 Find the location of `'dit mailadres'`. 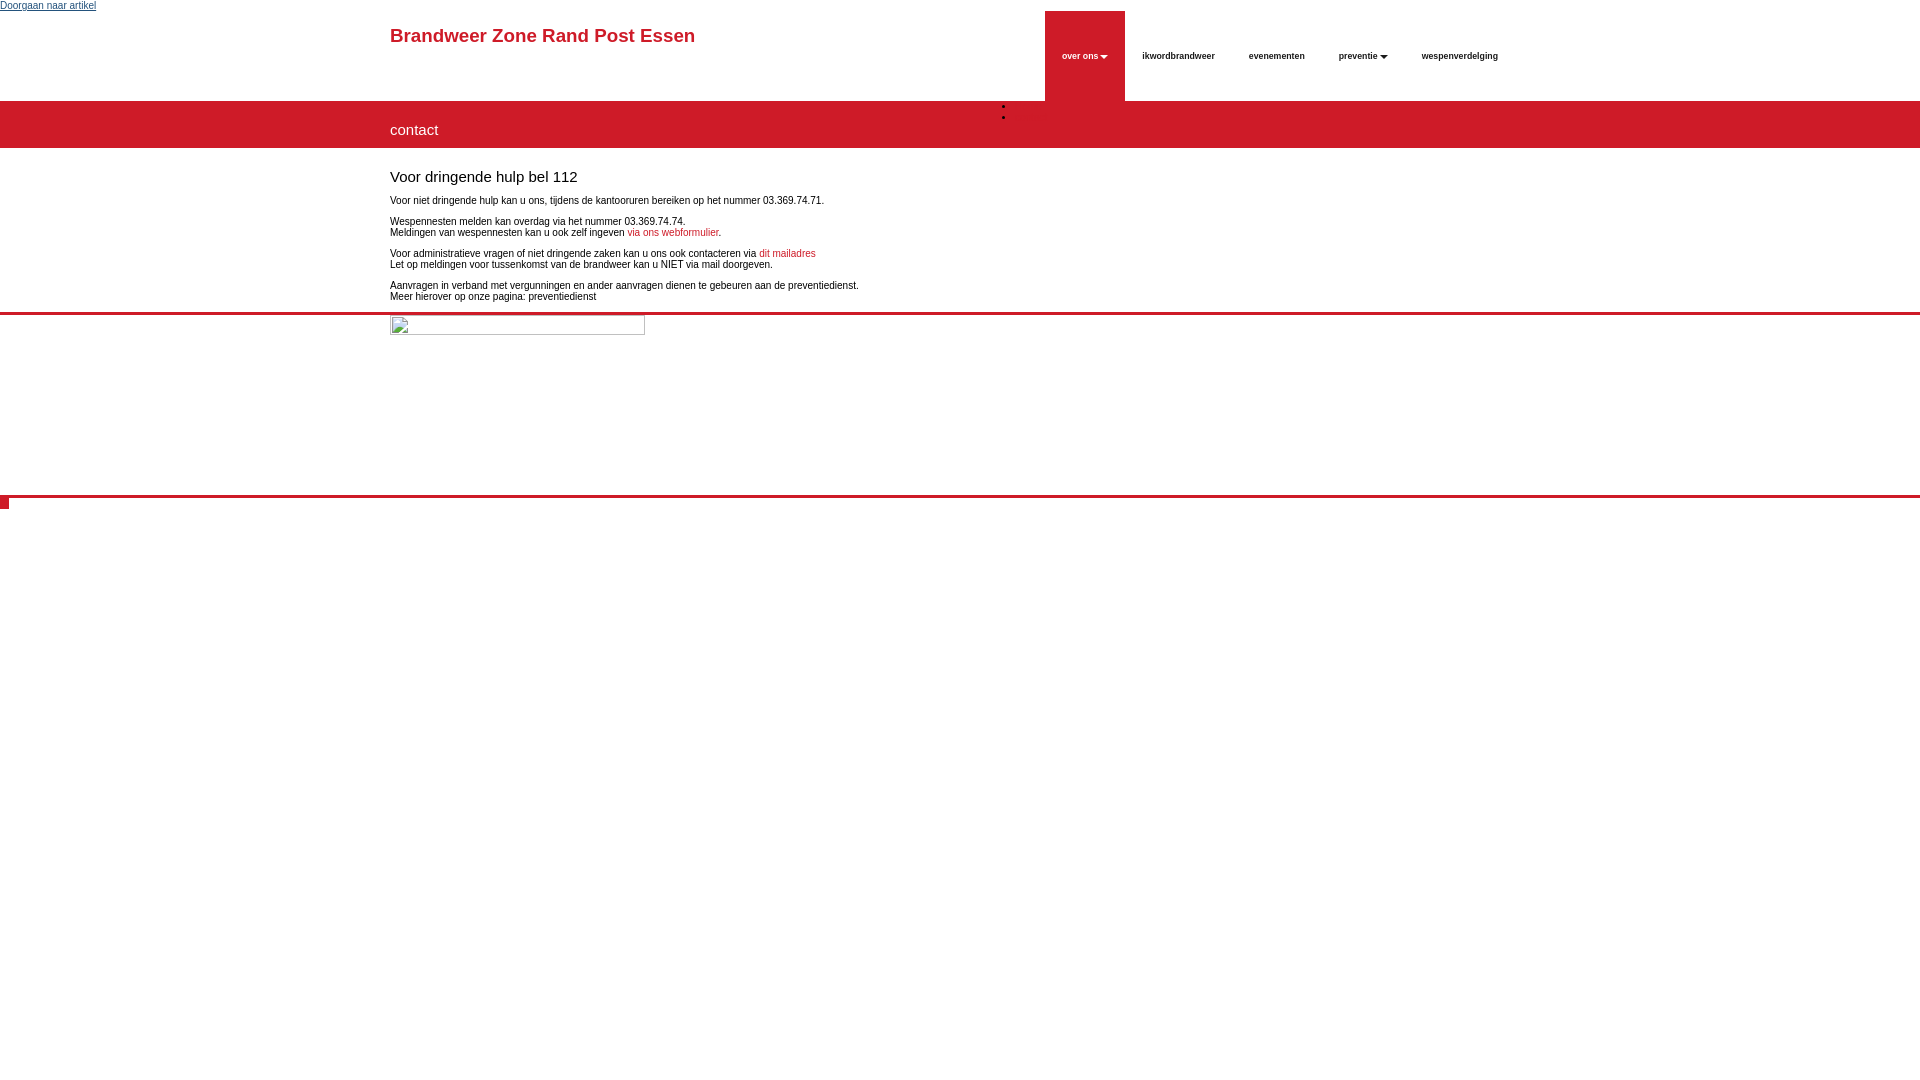

'dit mailadres' is located at coordinates (786, 252).